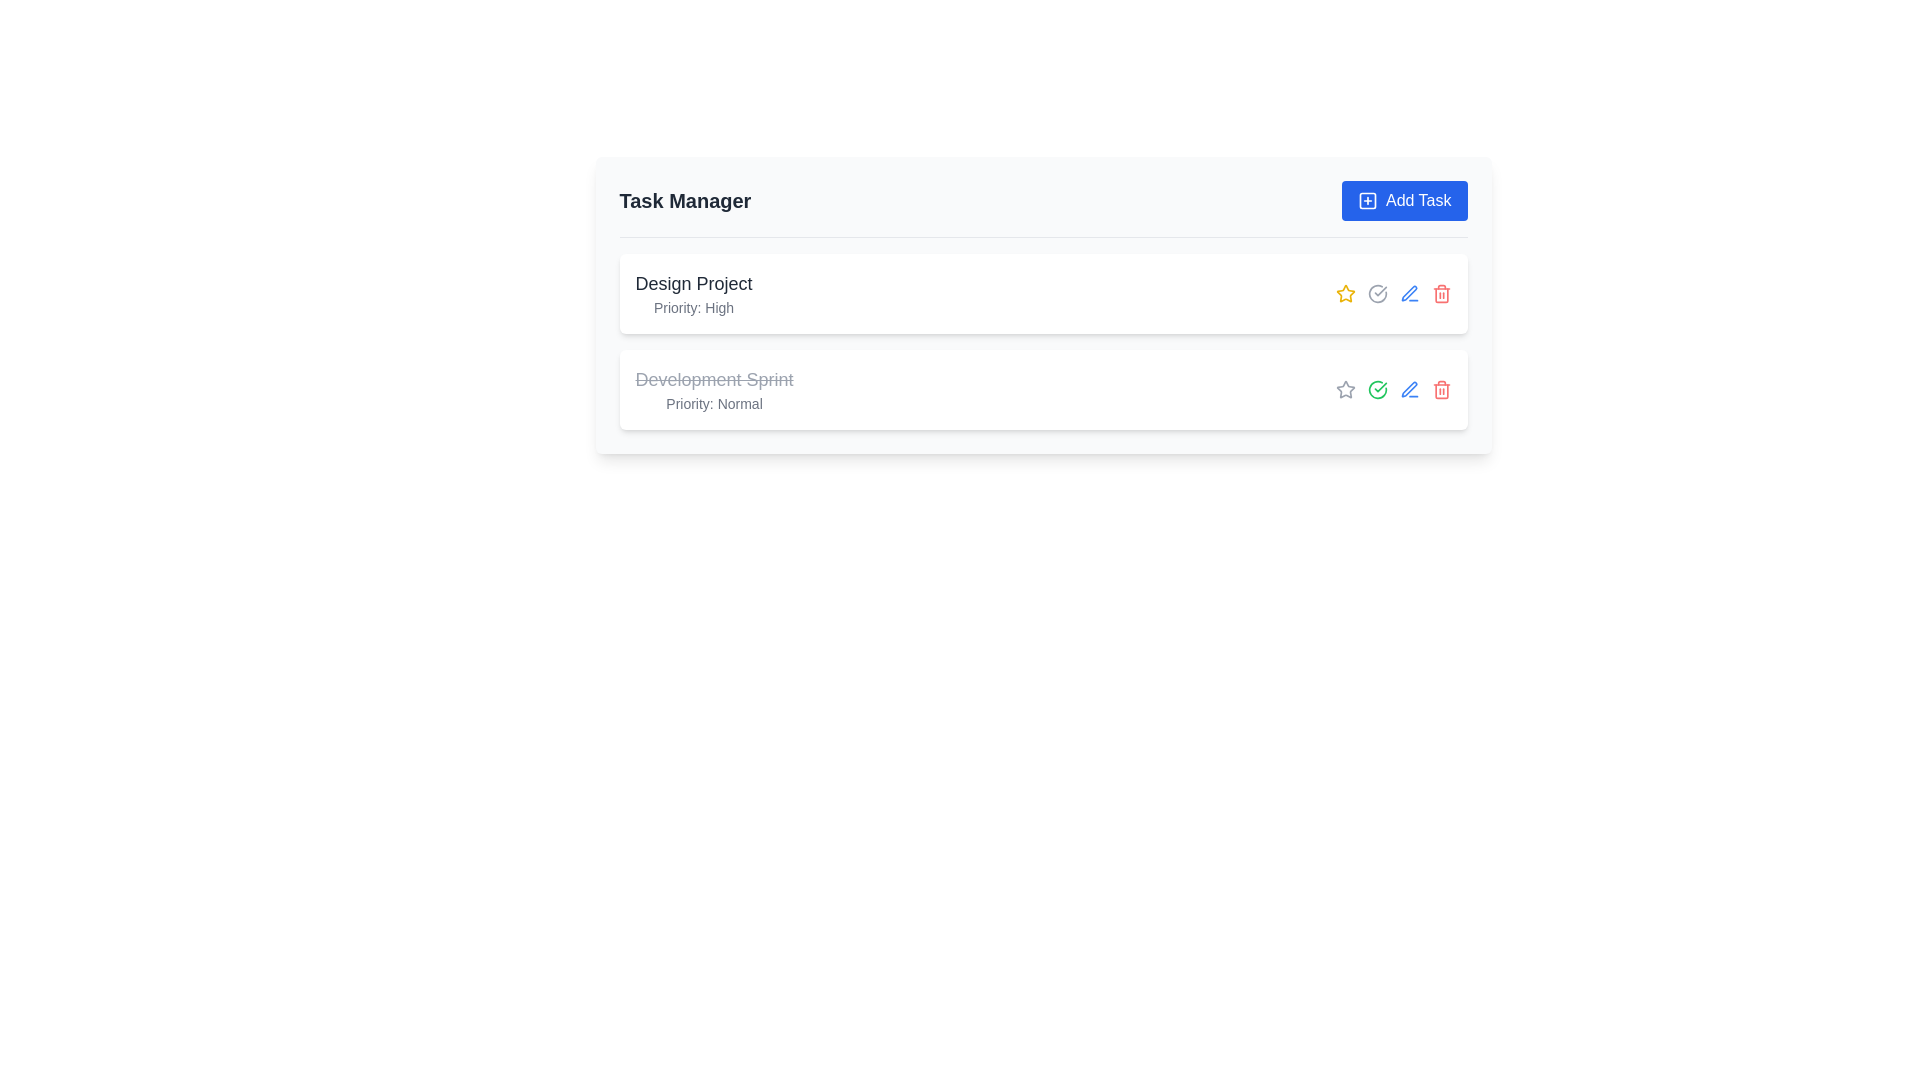 This screenshot has width=1920, height=1080. I want to click on the button located at the top-right corner of the 'Task Manager' section to observe any hover effects, so click(1403, 200).